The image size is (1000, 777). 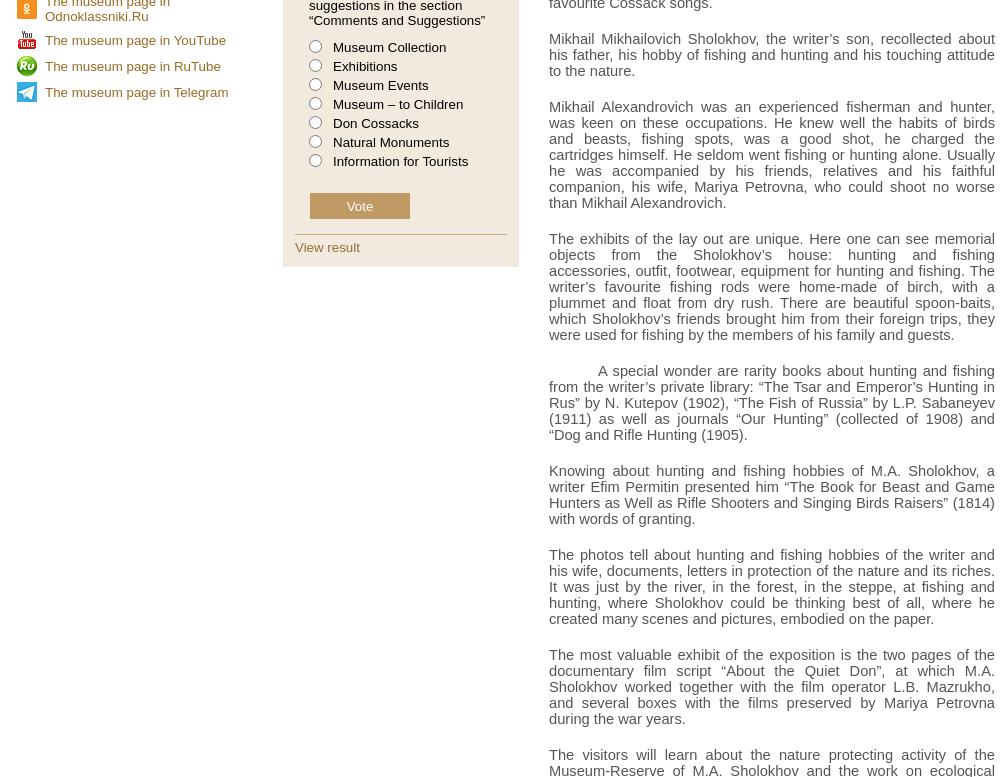 What do you see at coordinates (772, 495) in the screenshot?
I see `'Knowing about hunting and fishing hobbies of M.A. Sholokhov, a writer Efim Permitin presented him “The Book for Beast and Game Hunters as Well as Rifle Shooters and Singing Birds Raisers” (1814) with words of granting.'` at bounding box center [772, 495].